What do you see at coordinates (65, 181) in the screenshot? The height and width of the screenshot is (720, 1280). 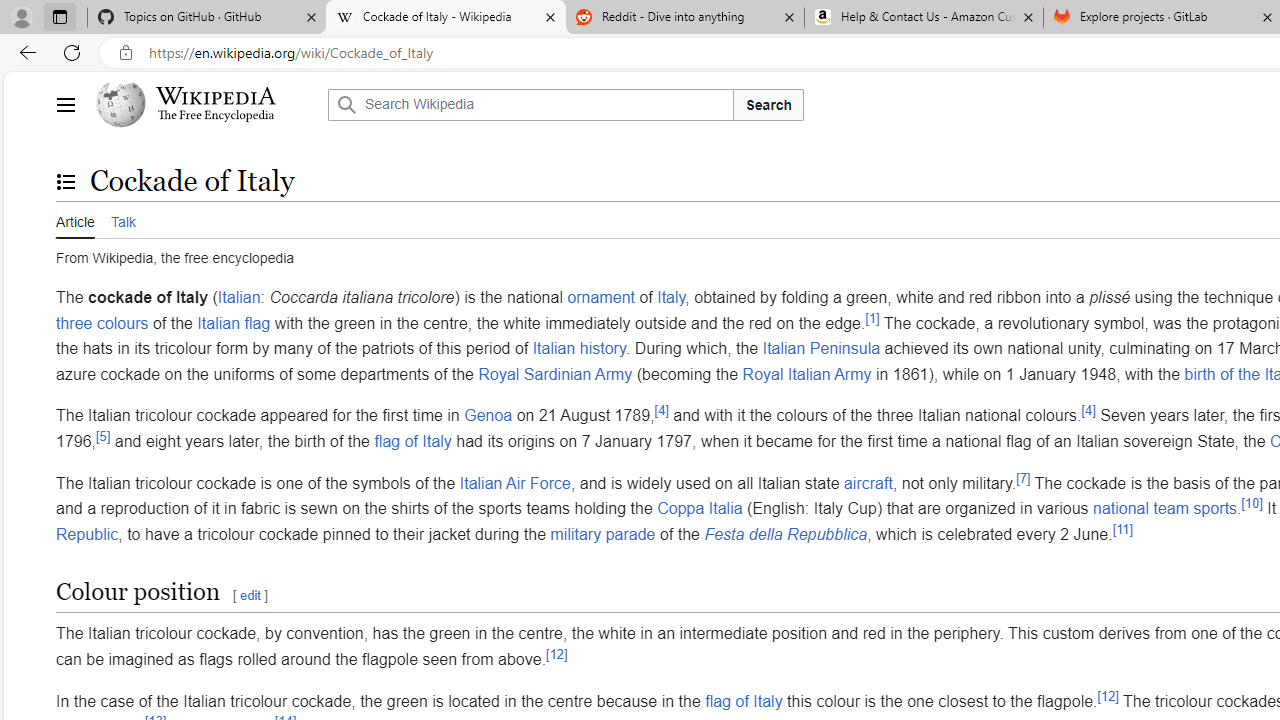 I see `'Toggle the table of contents'` at bounding box center [65, 181].